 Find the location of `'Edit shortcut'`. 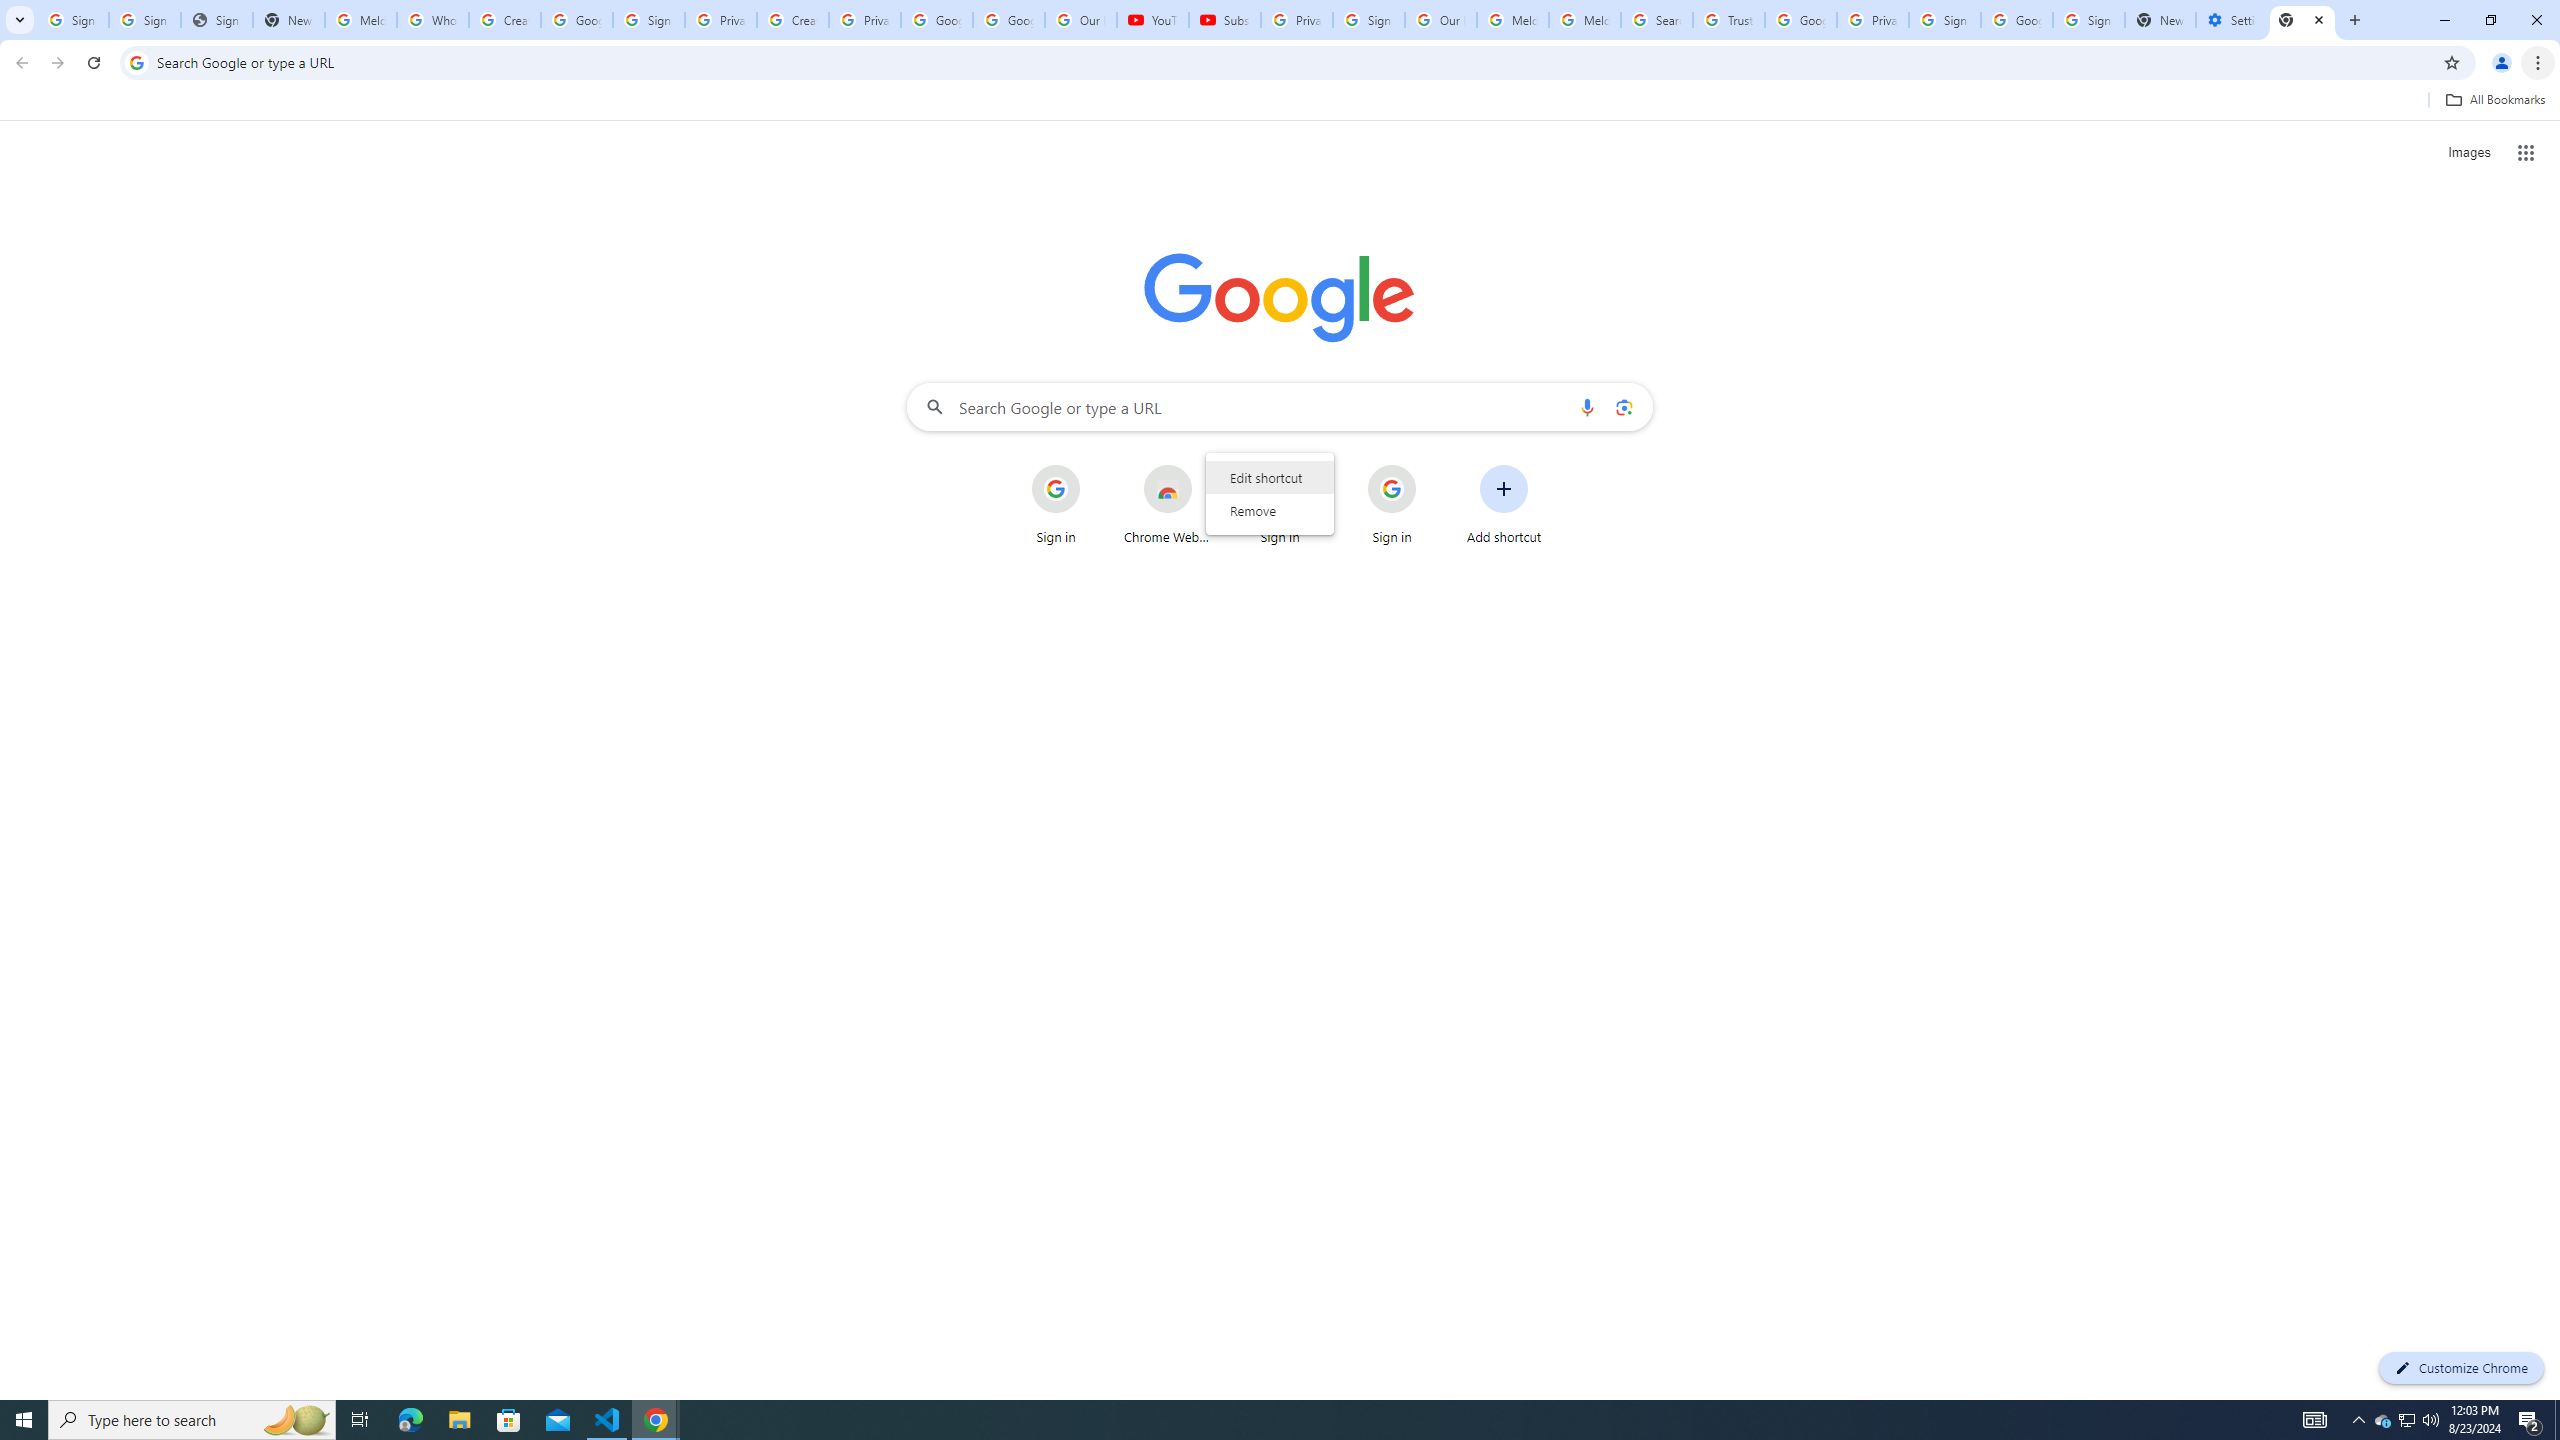

'Edit shortcut' is located at coordinates (1268, 476).